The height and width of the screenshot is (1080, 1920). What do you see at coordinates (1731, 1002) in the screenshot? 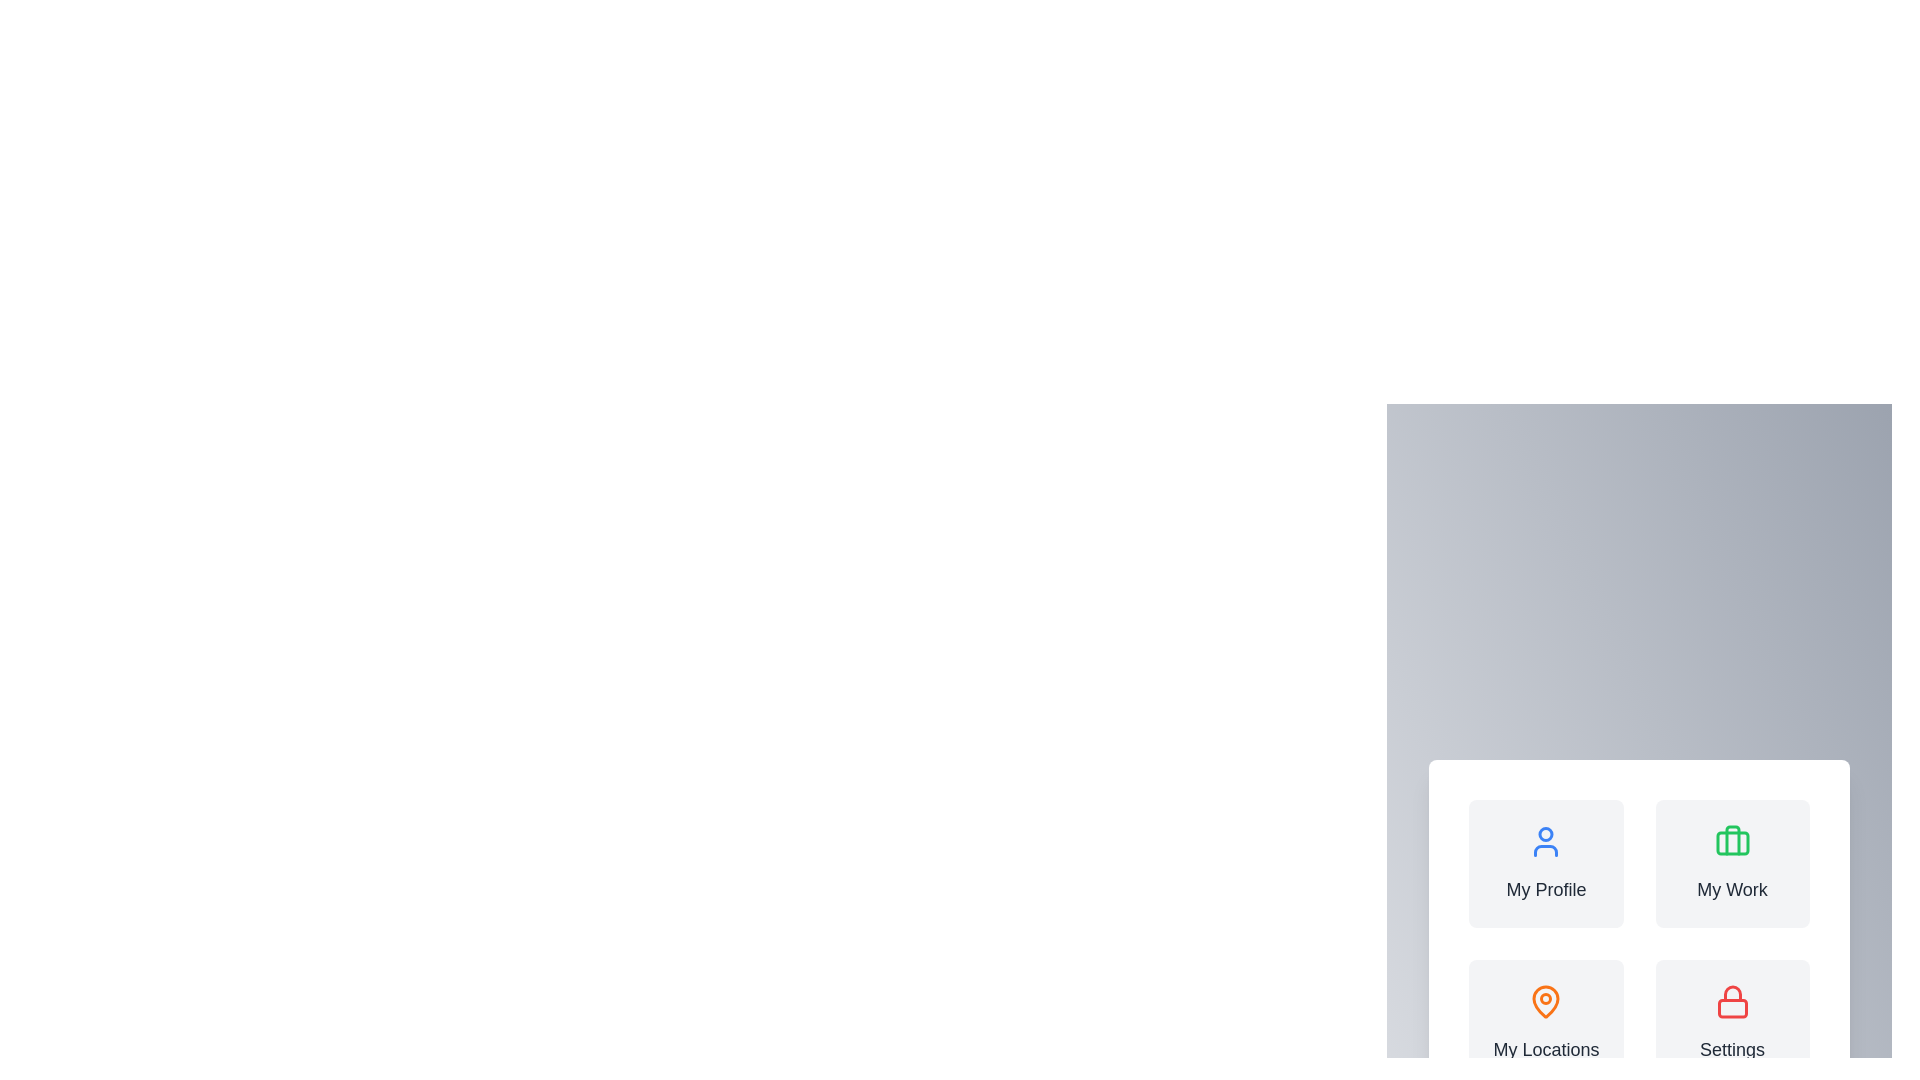
I see `the red lock icon located in the 'Settings' card, positioned above the text 'Settings'` at bounding box center [1731, 1002].